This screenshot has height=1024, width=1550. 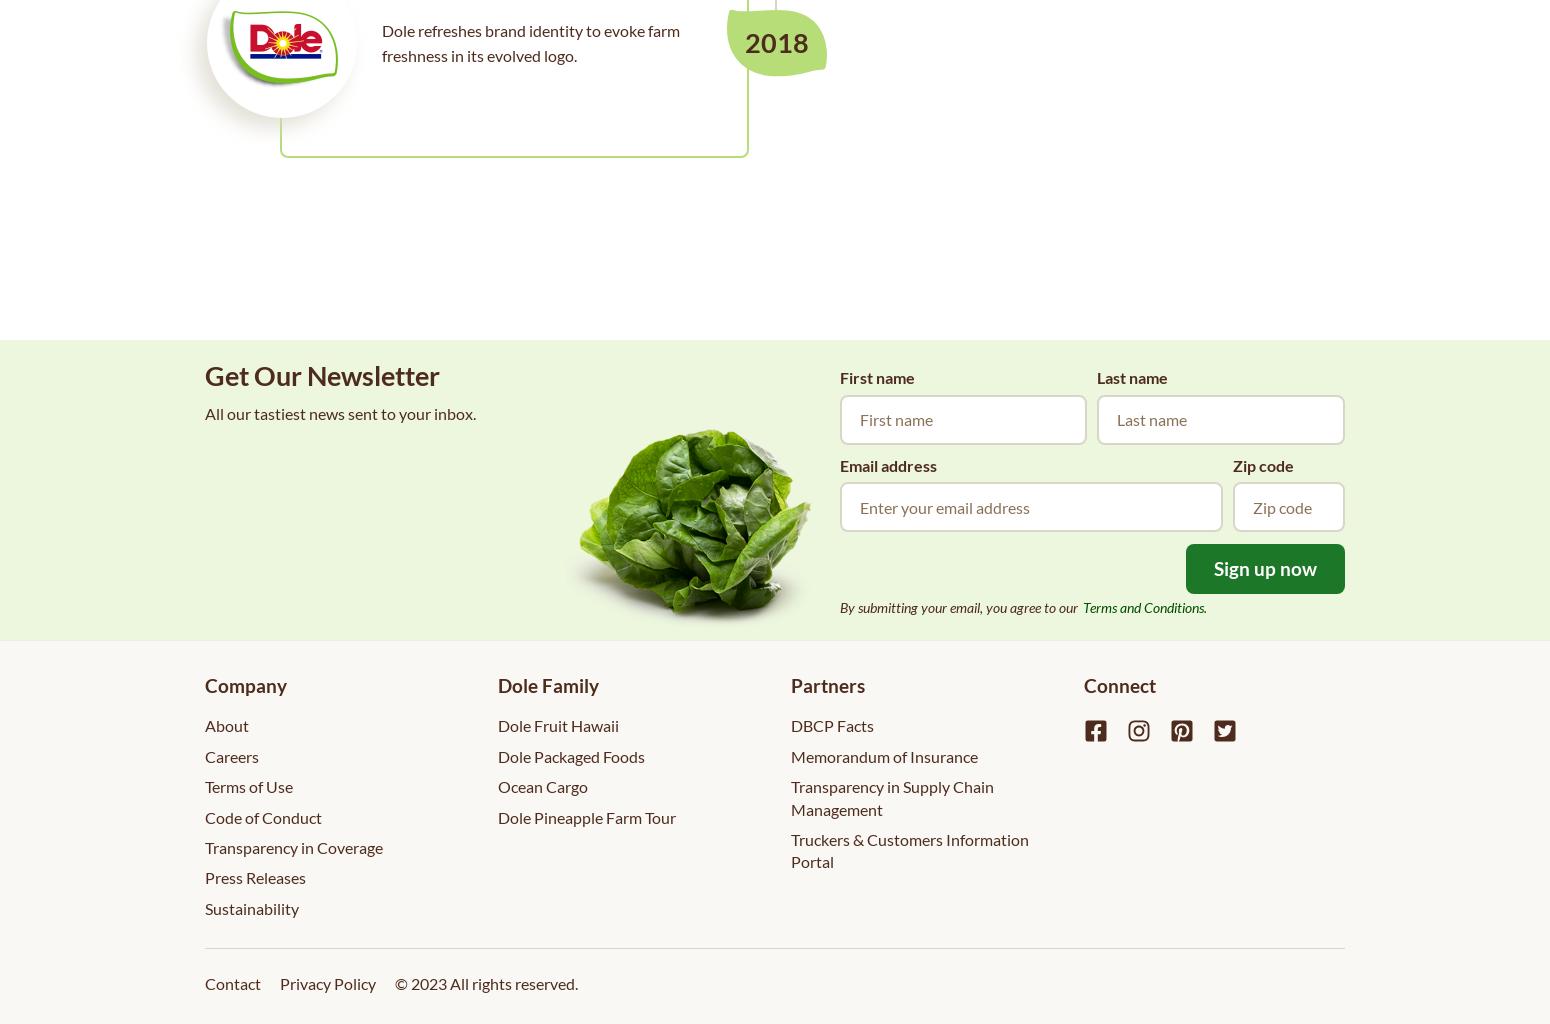 What do you see at coordinates (321, 375) in the screenshot?
I see `'Get Our Newsletter'` at bounding box center [321, 375].